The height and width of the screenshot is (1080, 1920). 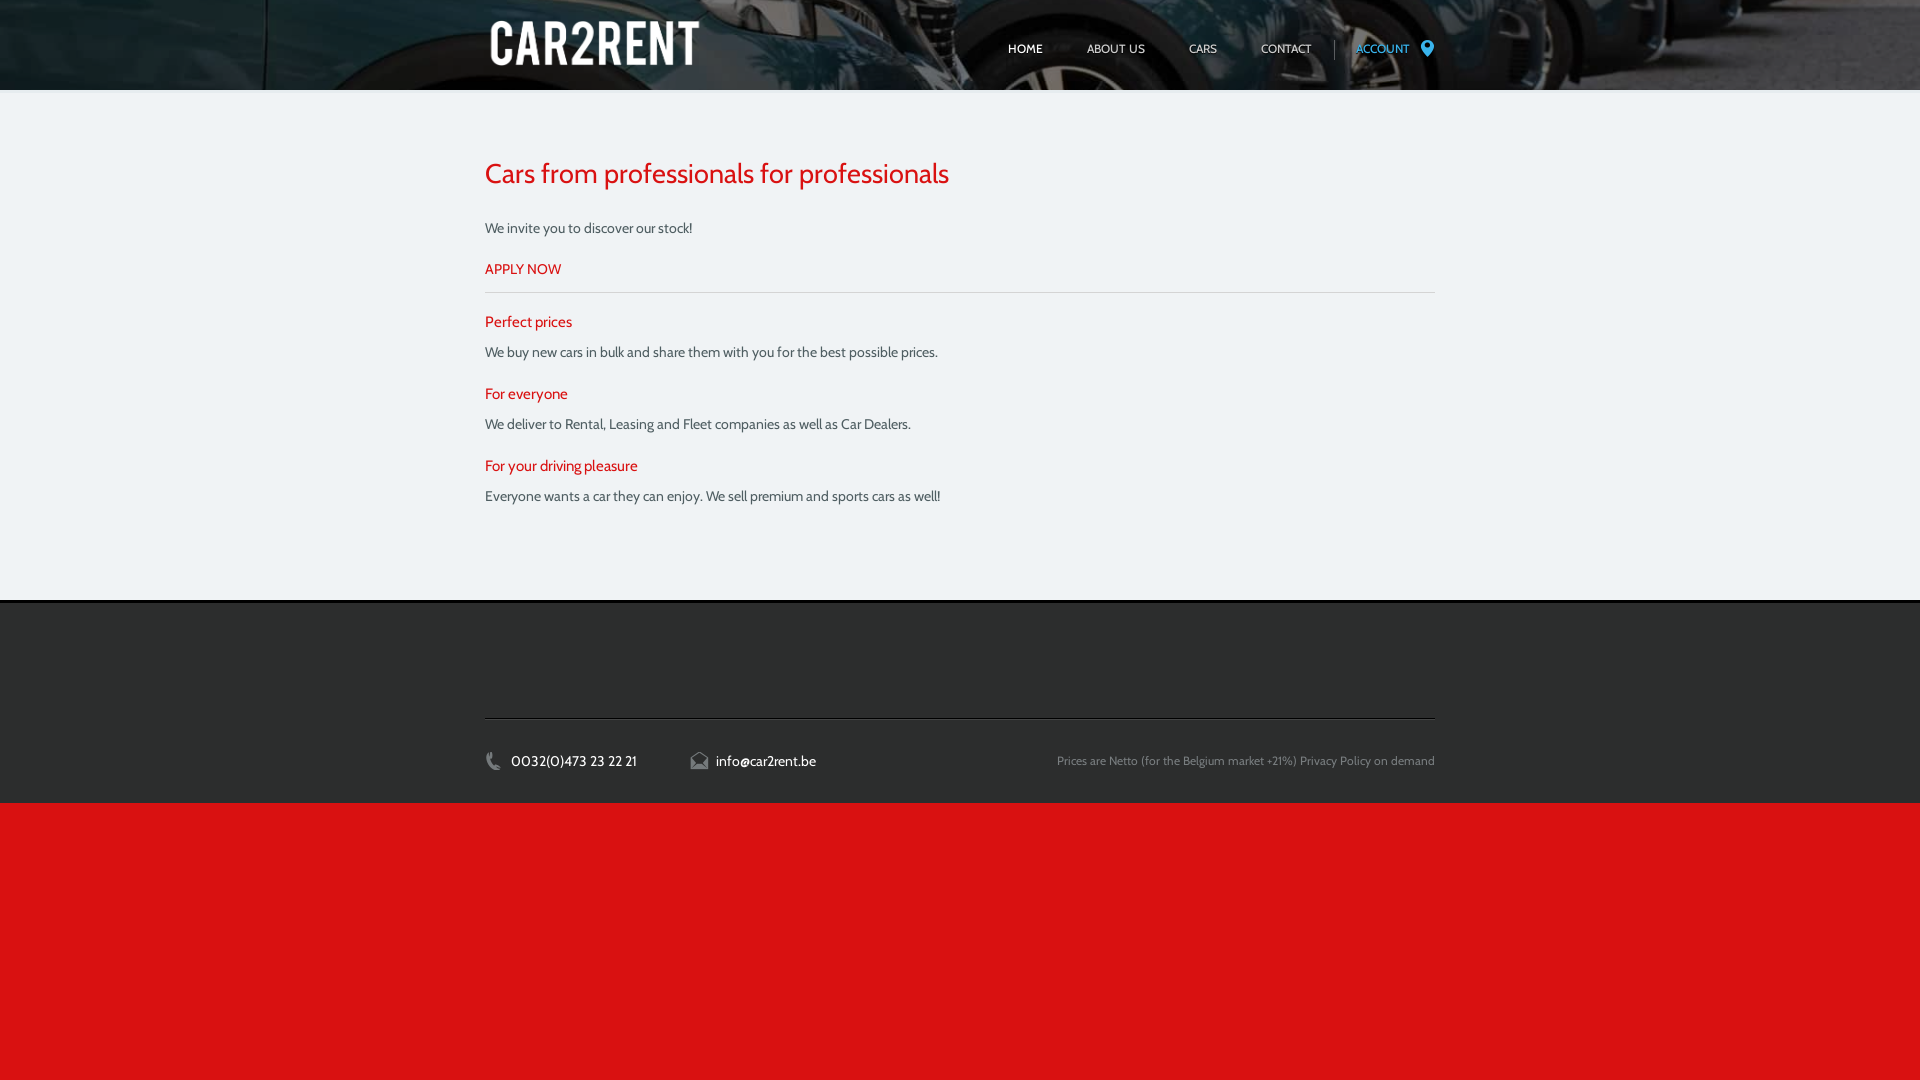 I want to click on 'CONTACT', so click(x=1286, y=49).